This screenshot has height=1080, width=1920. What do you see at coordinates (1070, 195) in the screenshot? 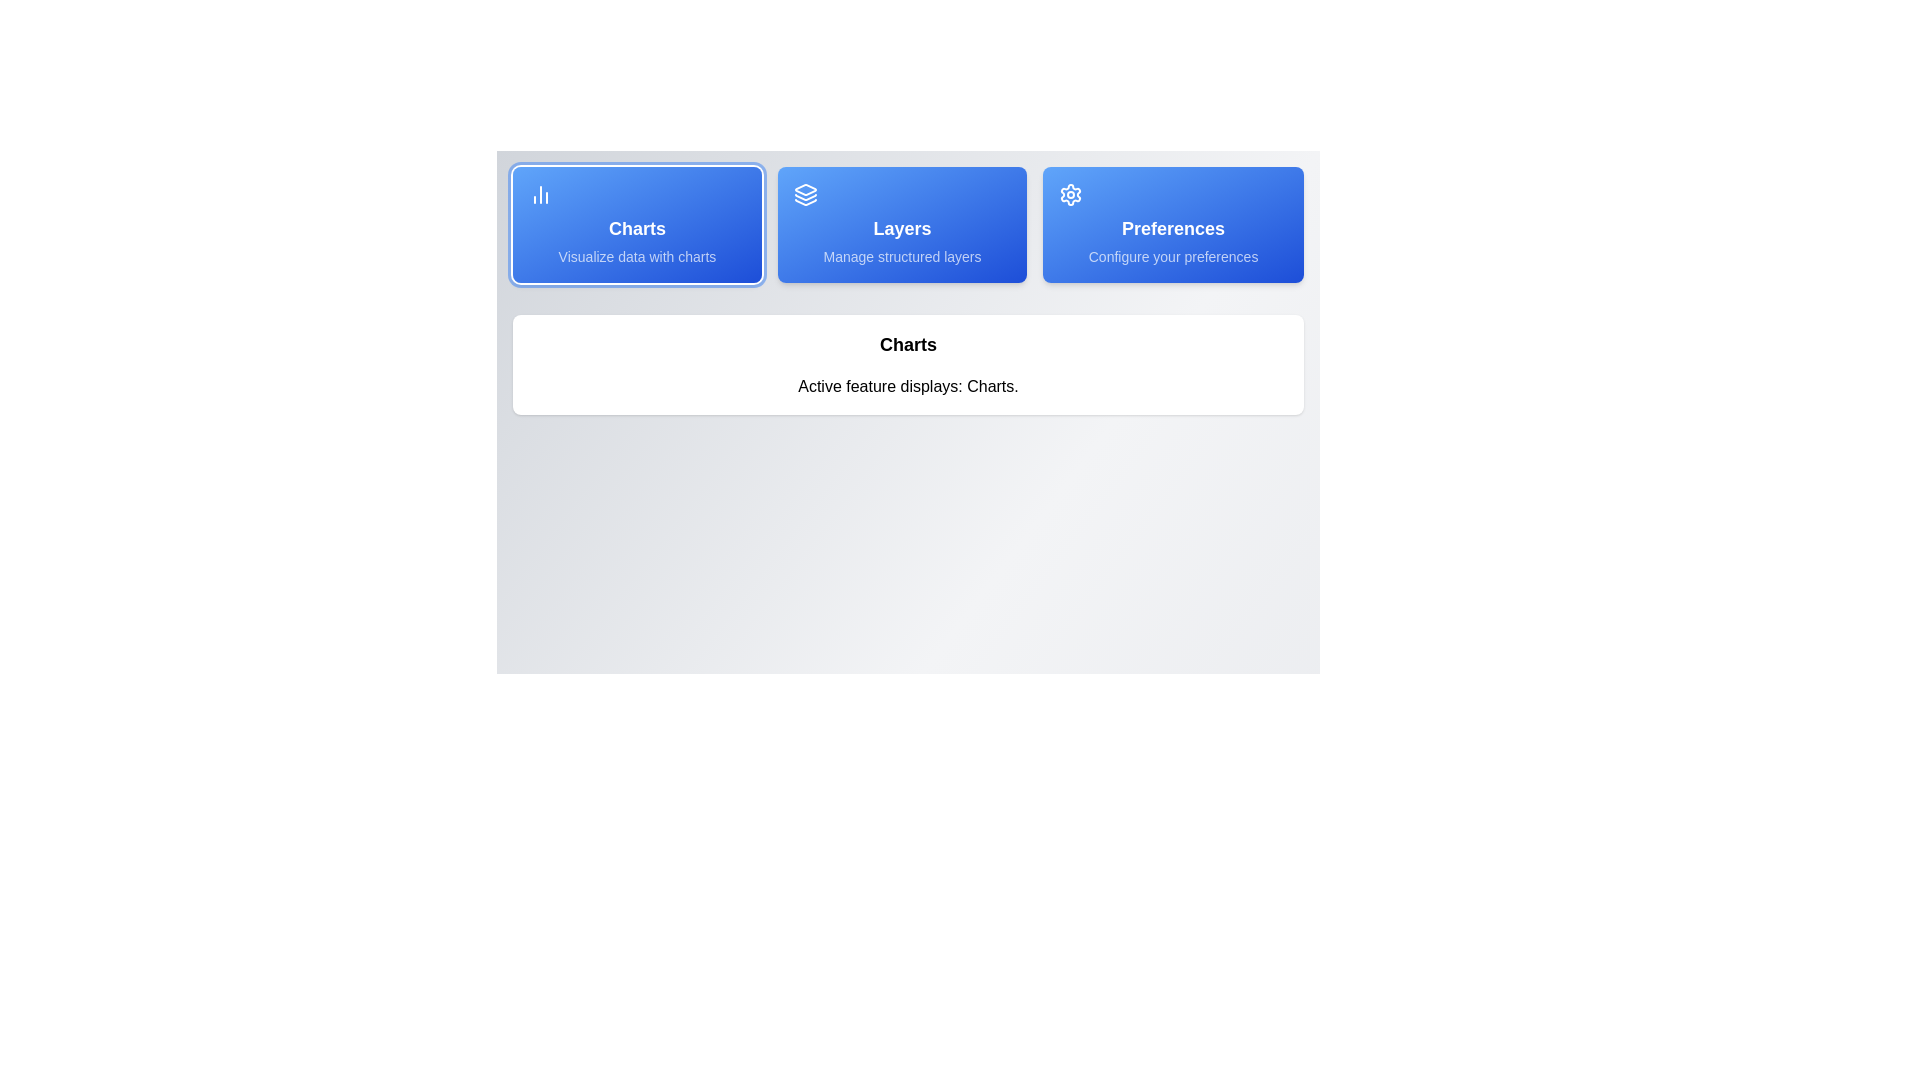
I see `the settings icon located at the top-right corner of the menu, which includes 'Charts', 'Layers', and 'Preferences'` at bounding box center [1070, 195].